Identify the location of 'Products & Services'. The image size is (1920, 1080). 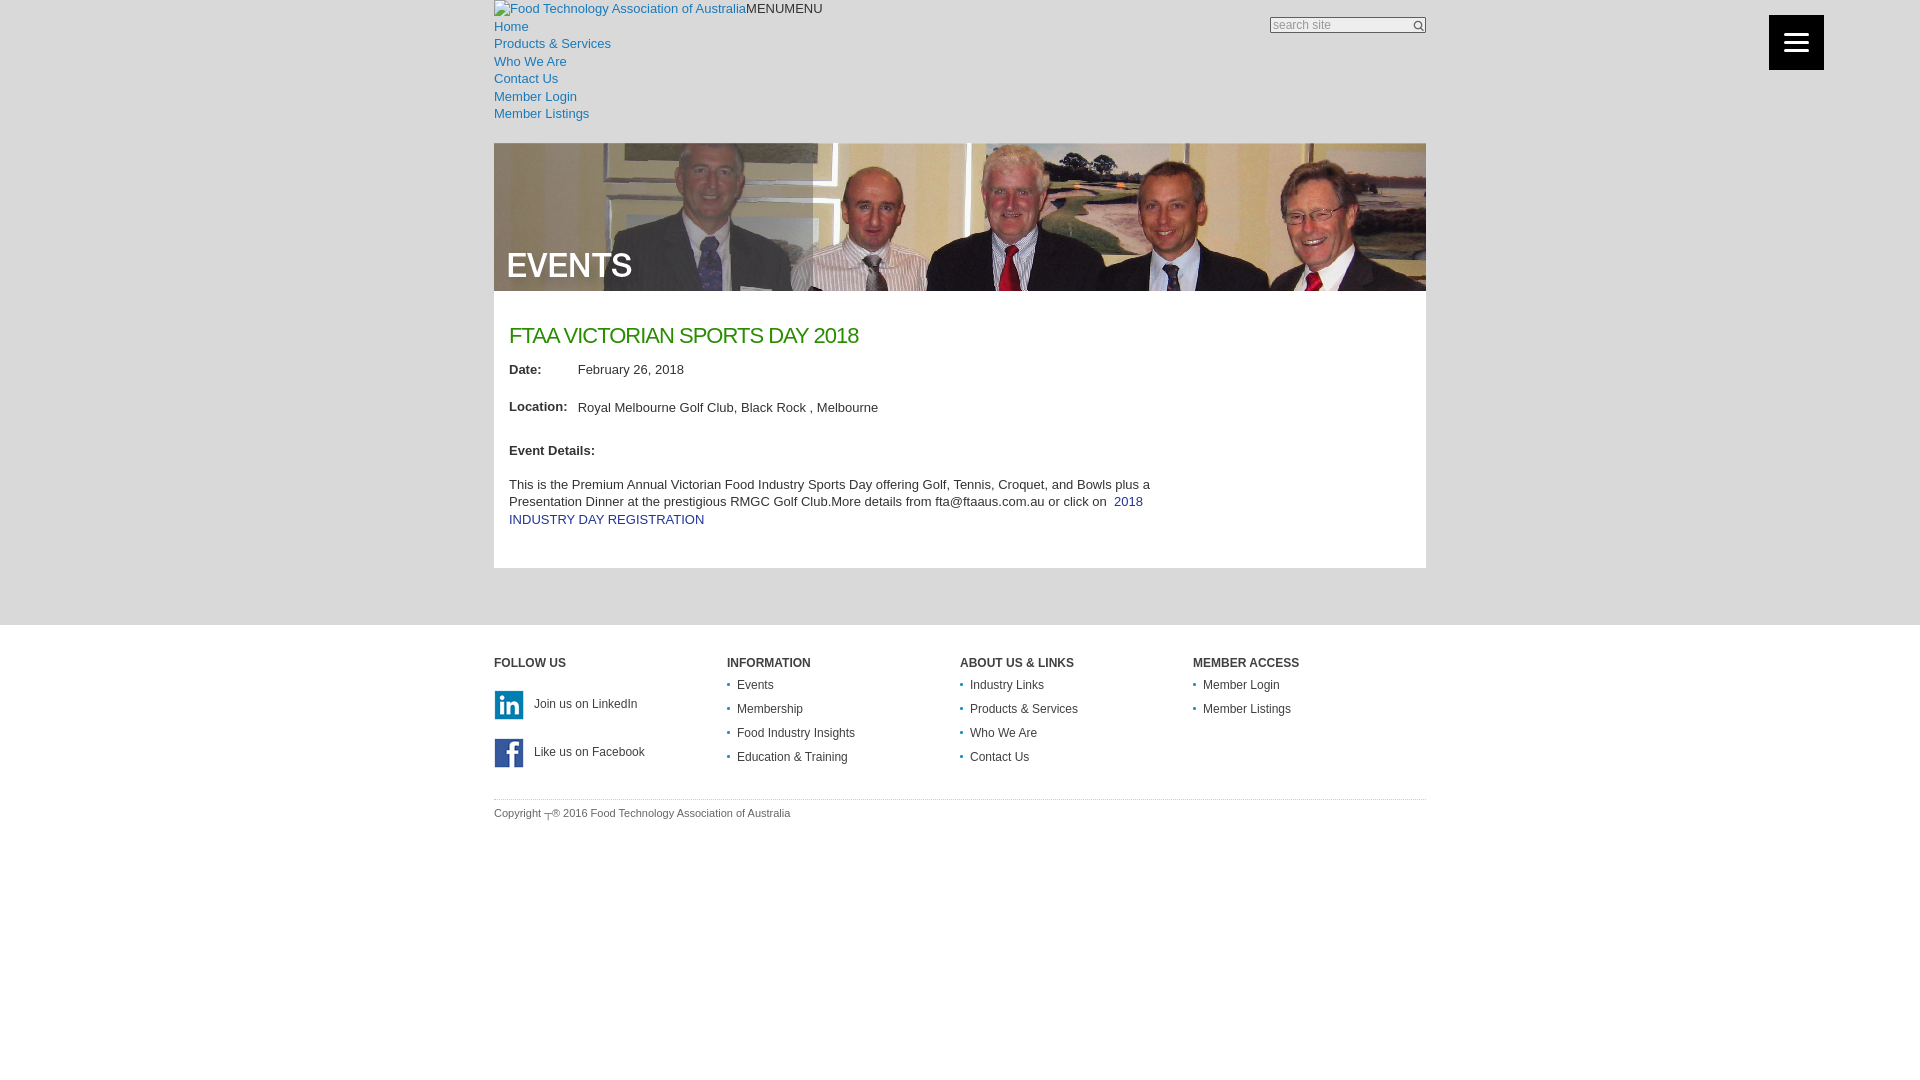
(969, 708).